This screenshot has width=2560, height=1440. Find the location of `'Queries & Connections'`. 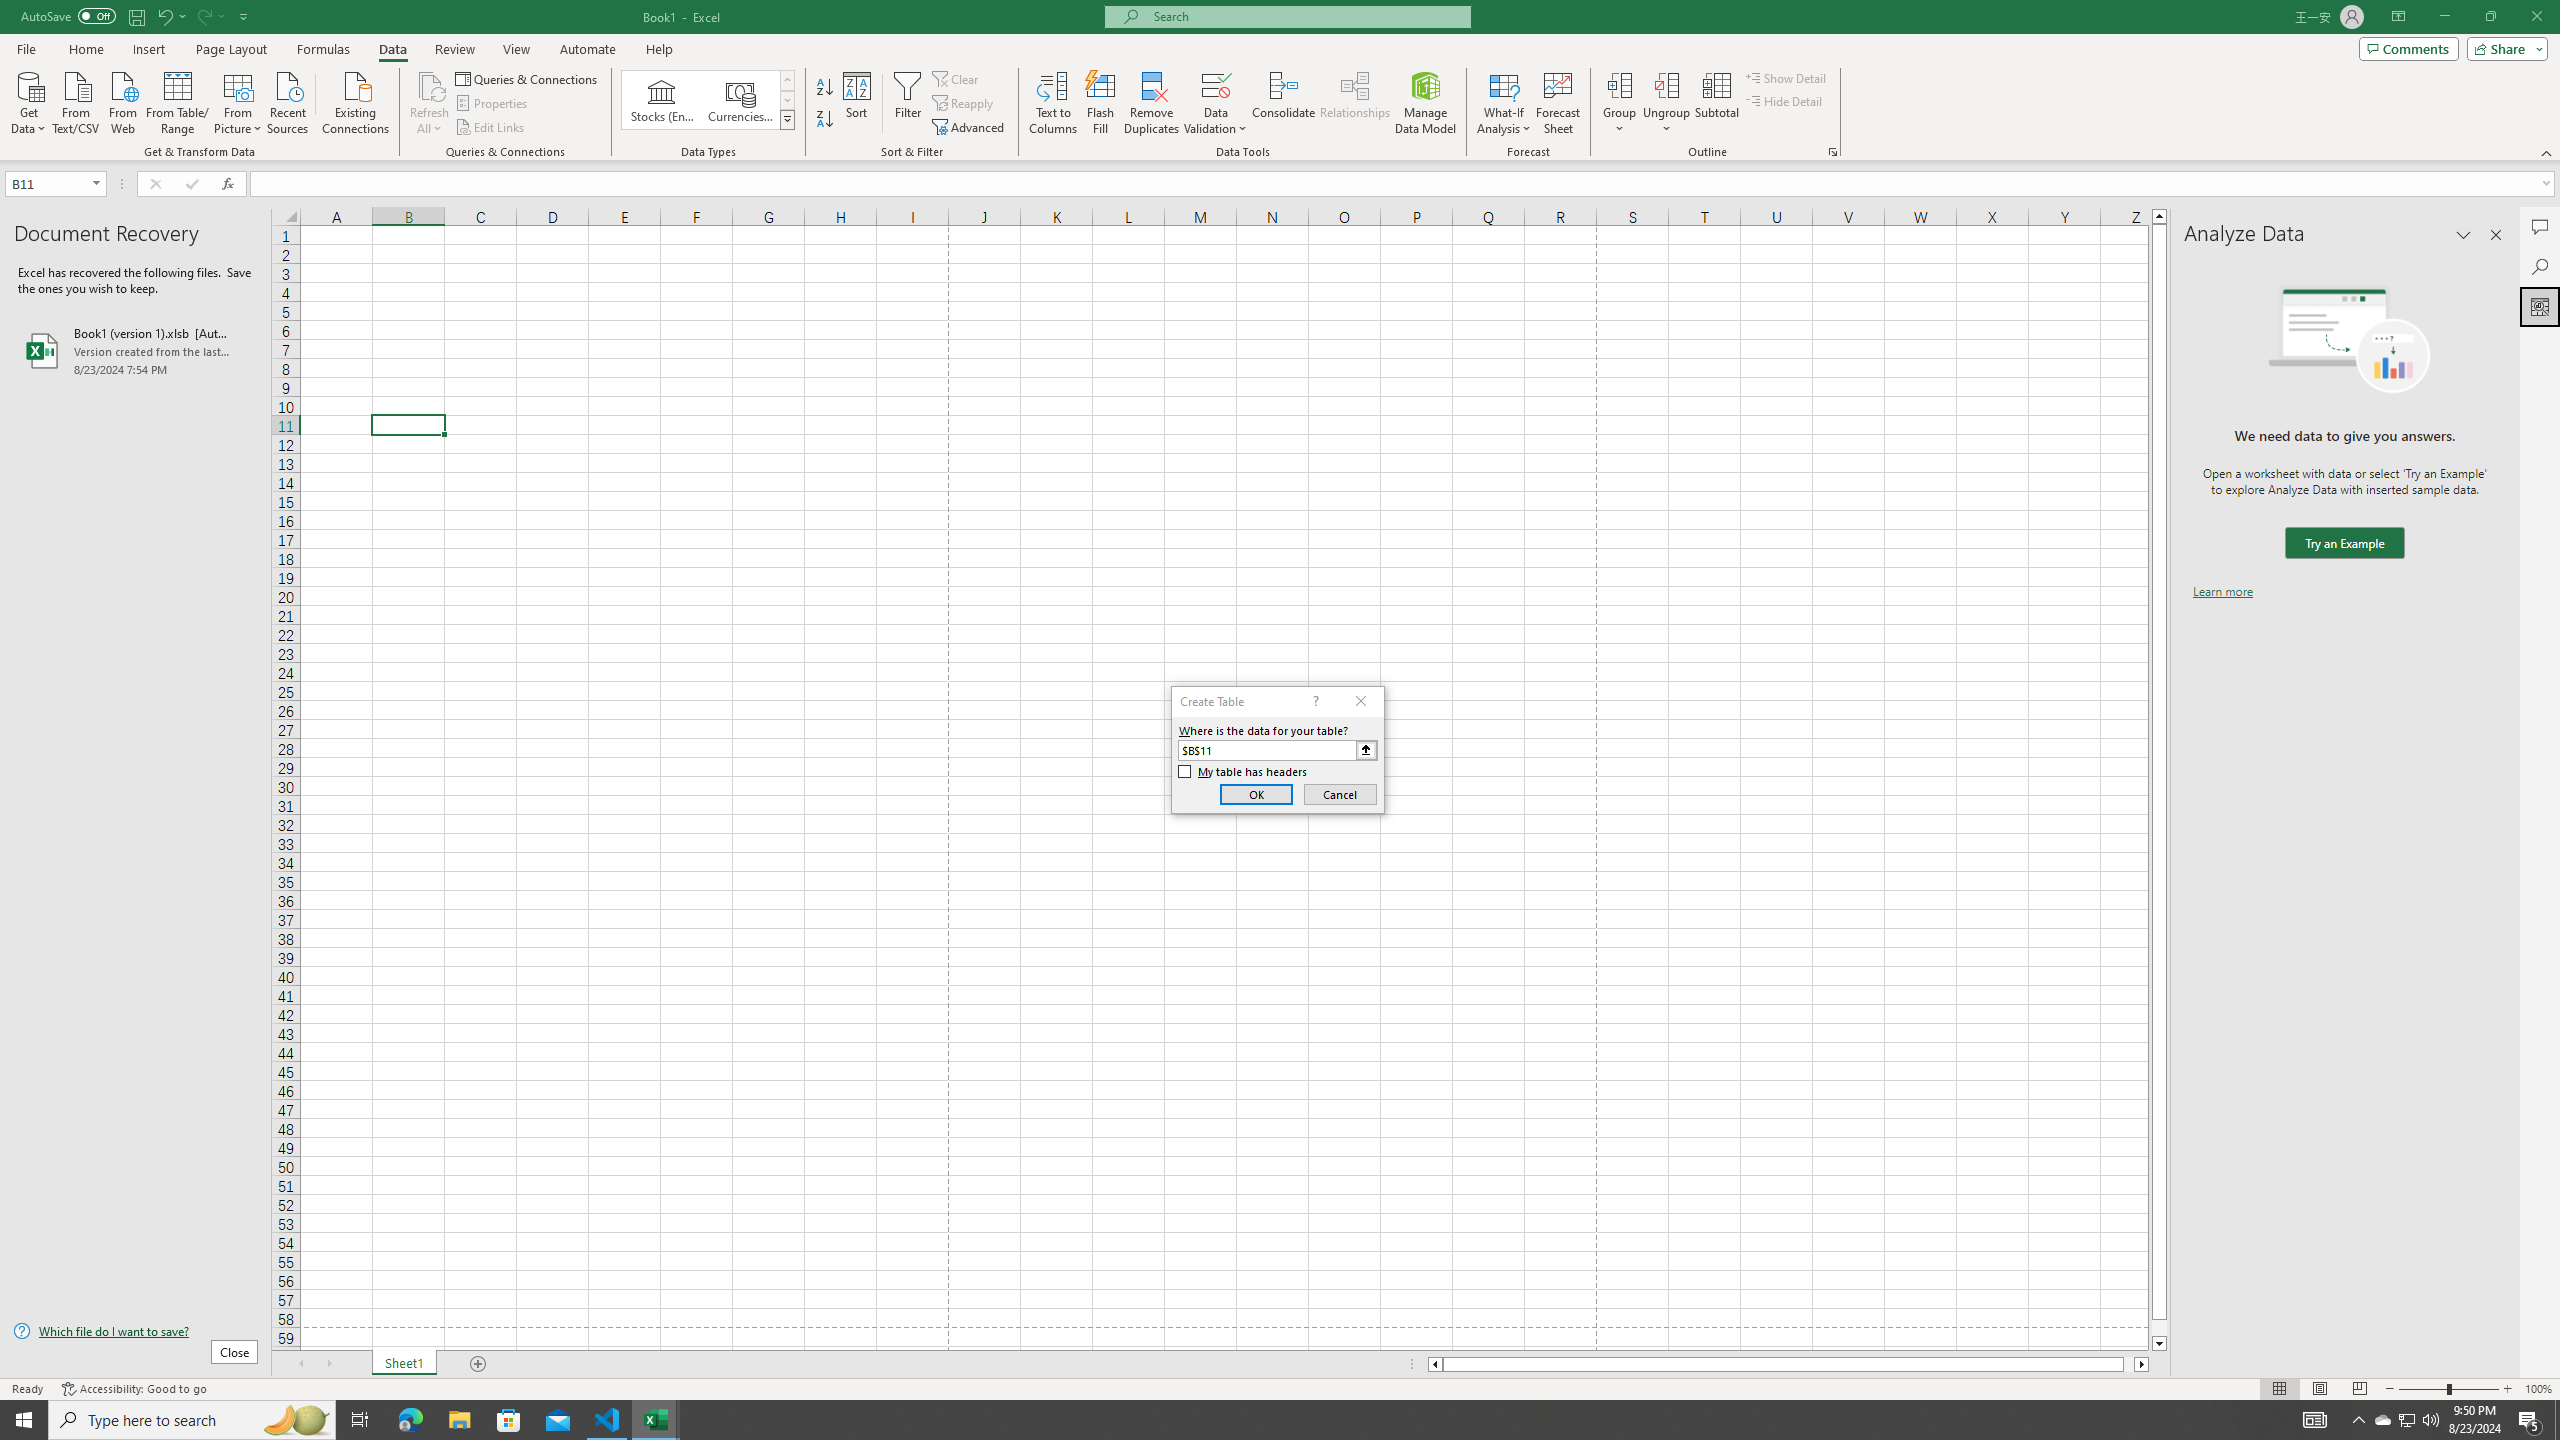

'Queries & Connections' is located at coordinates (527, 78).